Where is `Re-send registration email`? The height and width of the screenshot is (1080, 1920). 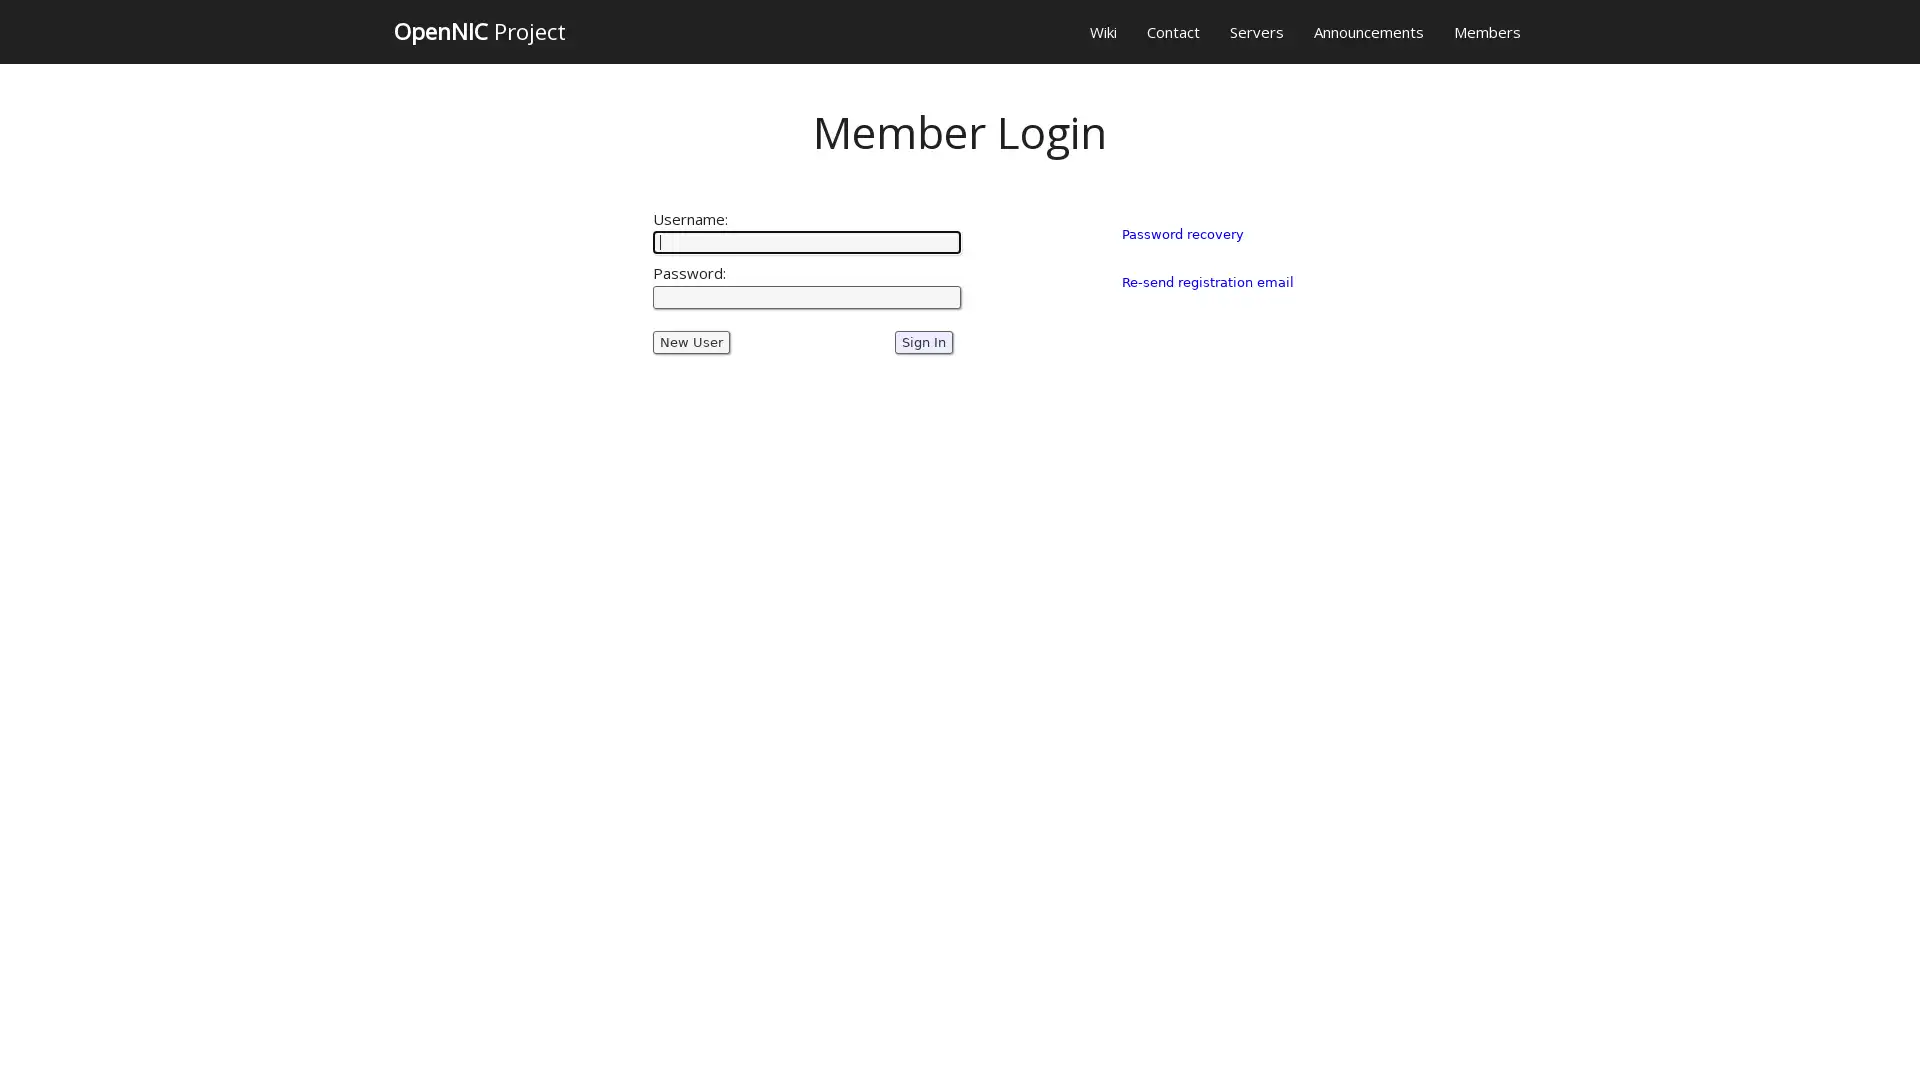 Re-send registration email is located at coordinates (1205, 281).